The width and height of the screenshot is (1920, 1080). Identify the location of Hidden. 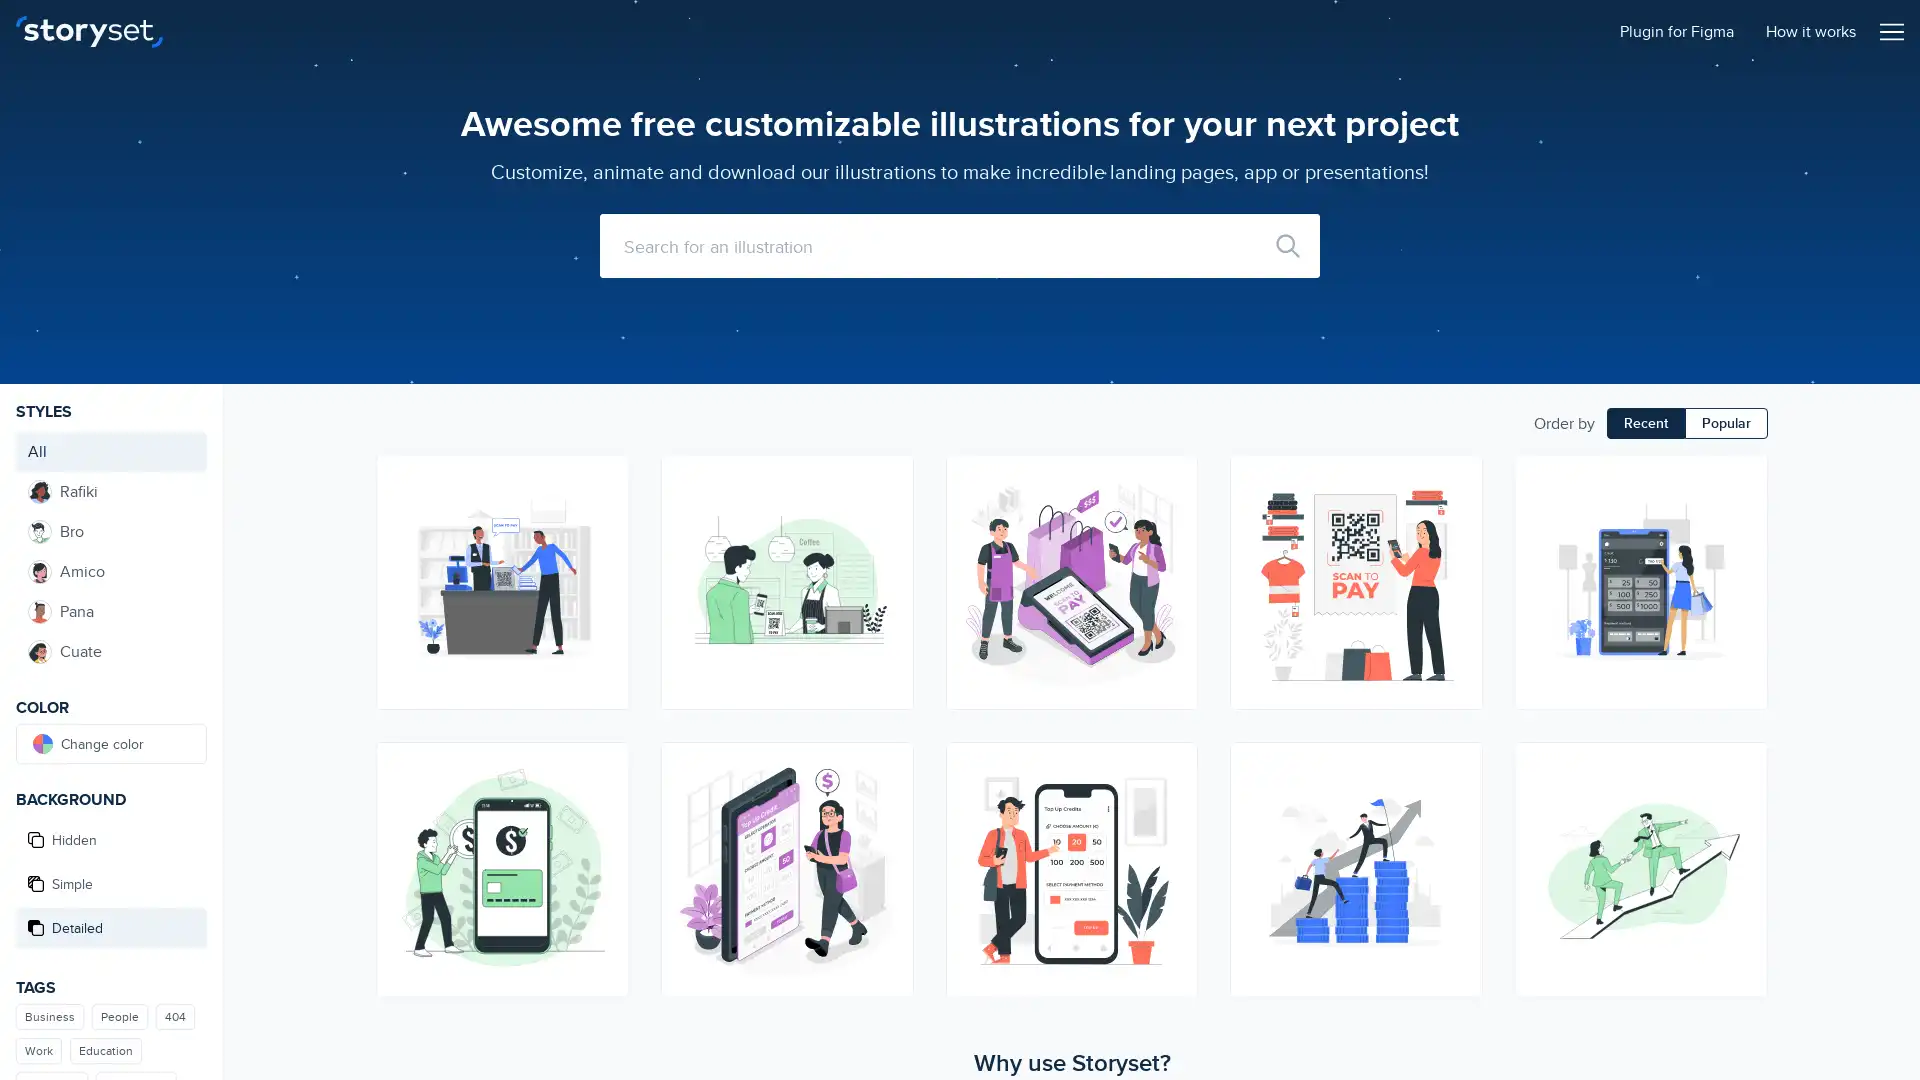
(110, 840).